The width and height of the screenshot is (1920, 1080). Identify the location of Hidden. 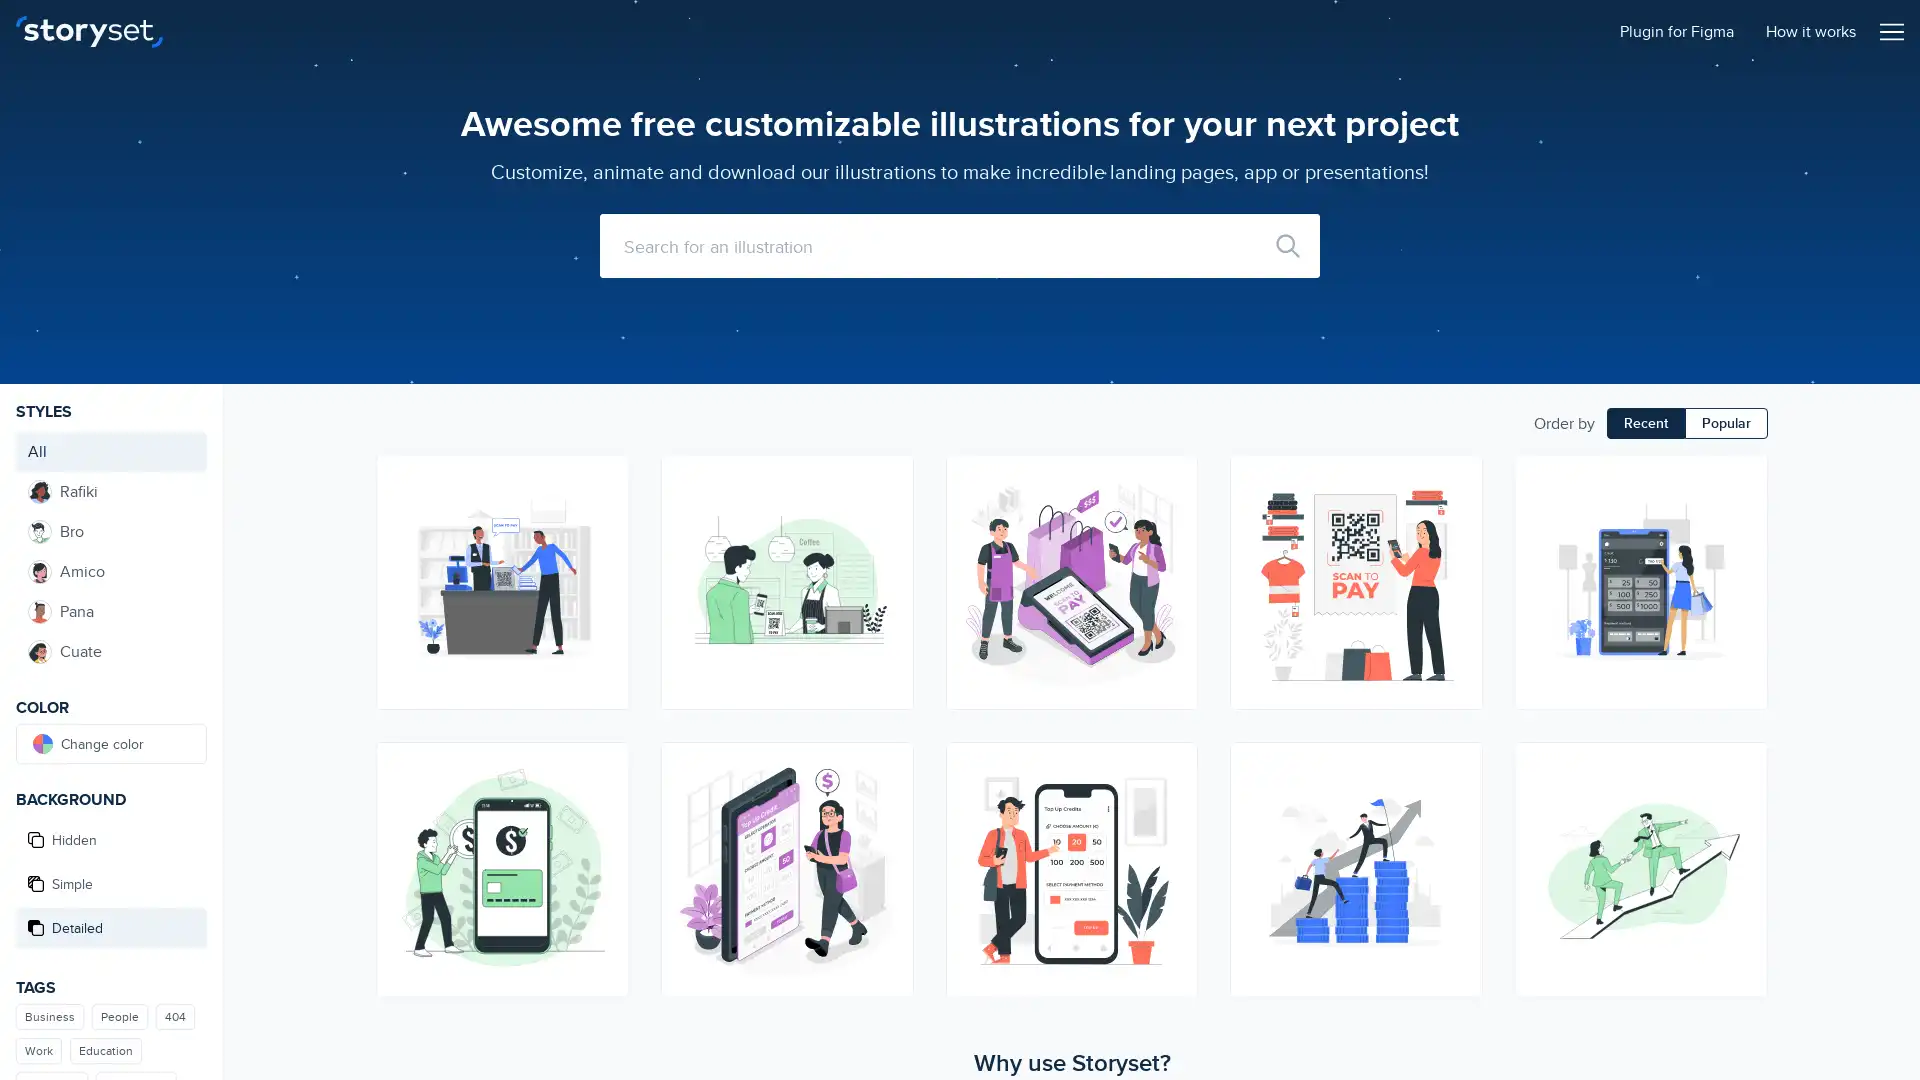
(110, 840).